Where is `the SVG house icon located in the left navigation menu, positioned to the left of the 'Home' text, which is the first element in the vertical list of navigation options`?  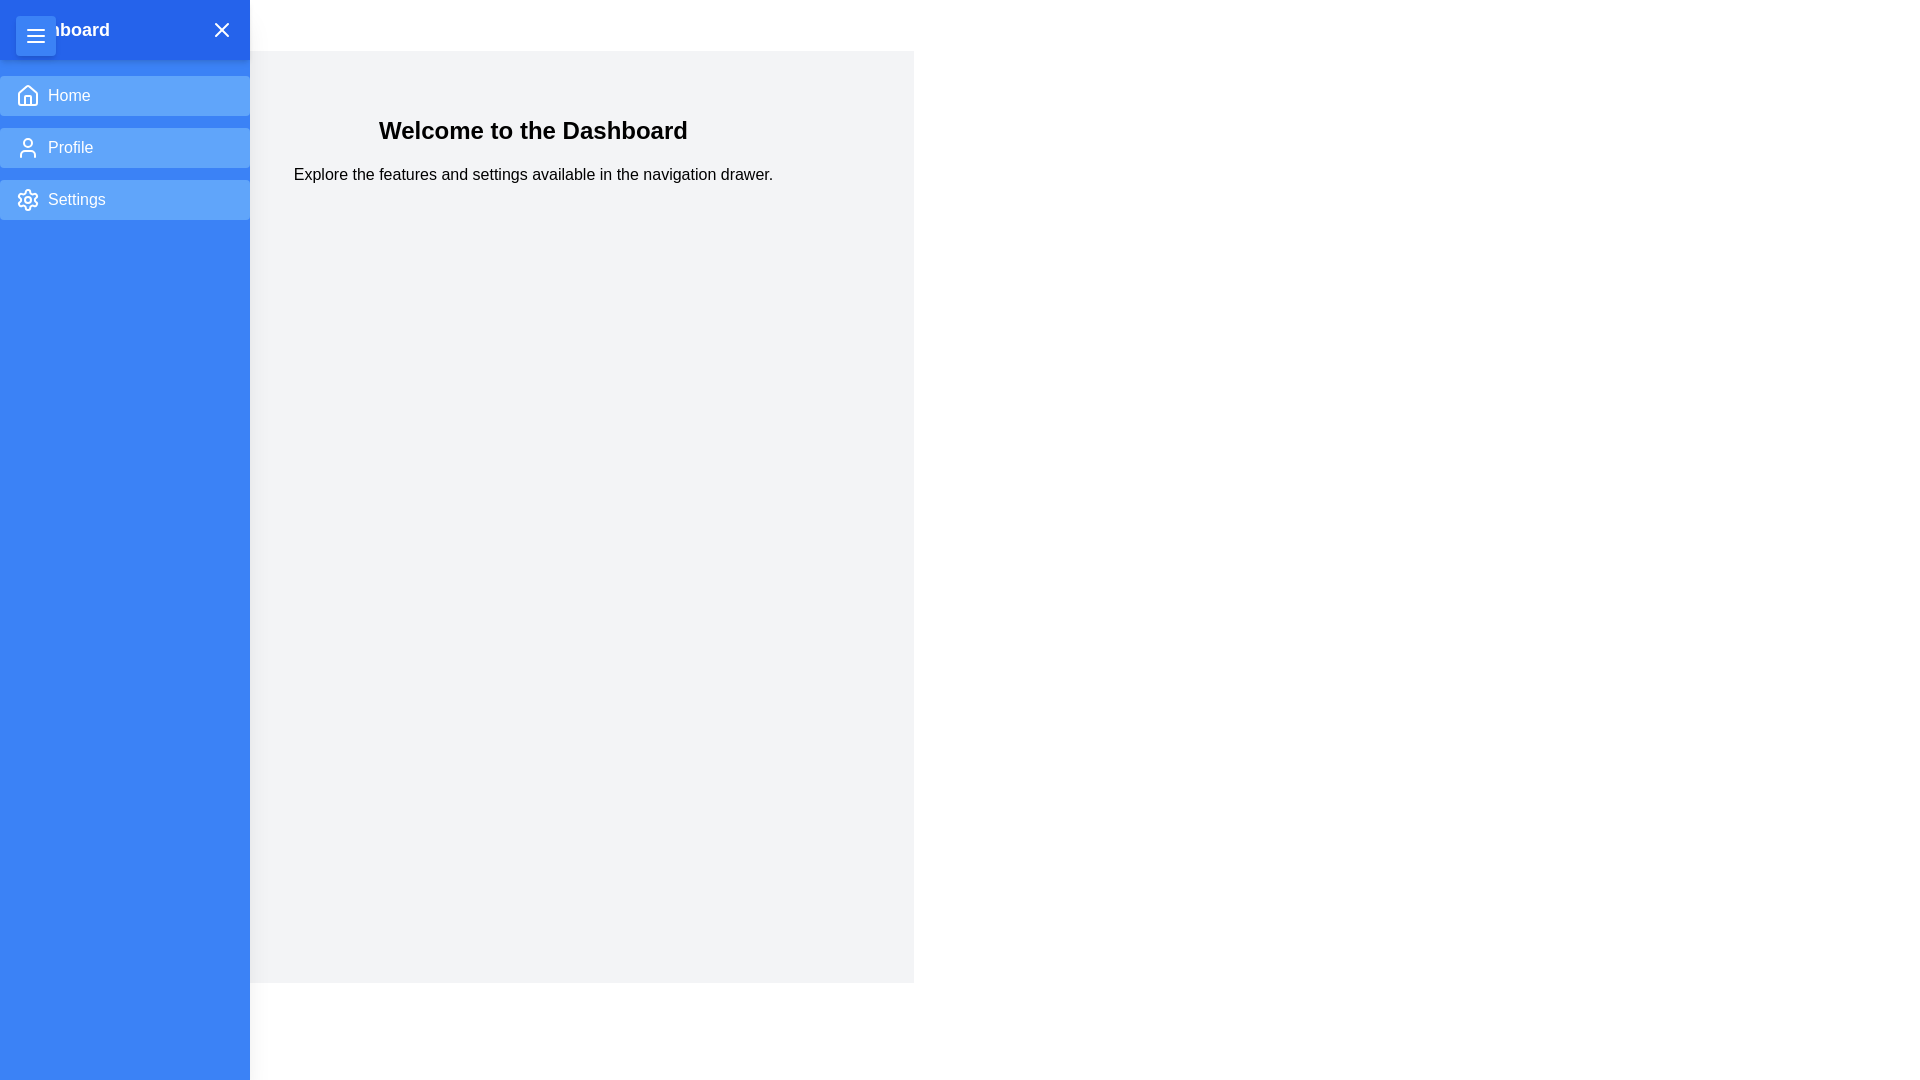 the SVG house icon located in the left navigation menu, positioned to the left of the 'Home' text, which is the first element in the vertical list of navigation options is located at coordinates (28, 96).